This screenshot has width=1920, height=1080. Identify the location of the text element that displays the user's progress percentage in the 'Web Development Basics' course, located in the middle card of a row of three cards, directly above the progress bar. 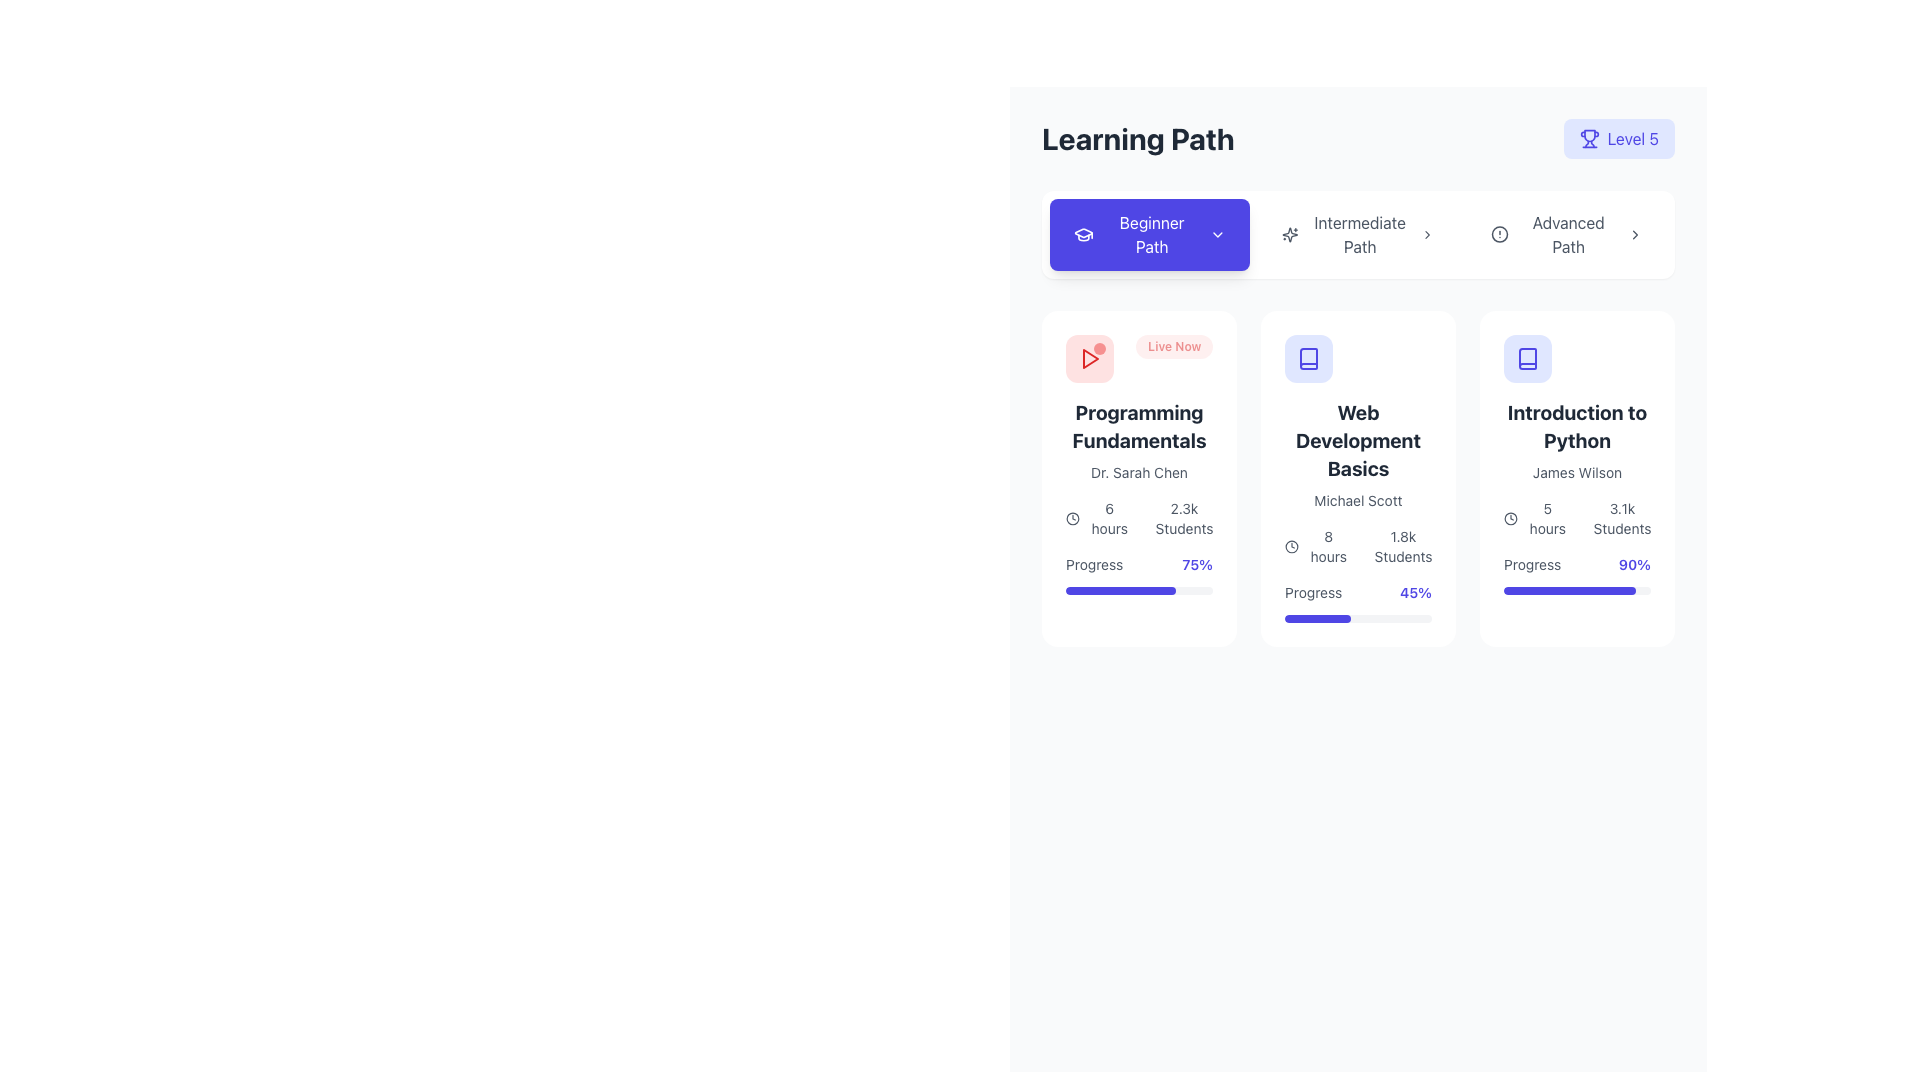
(1358, 592).